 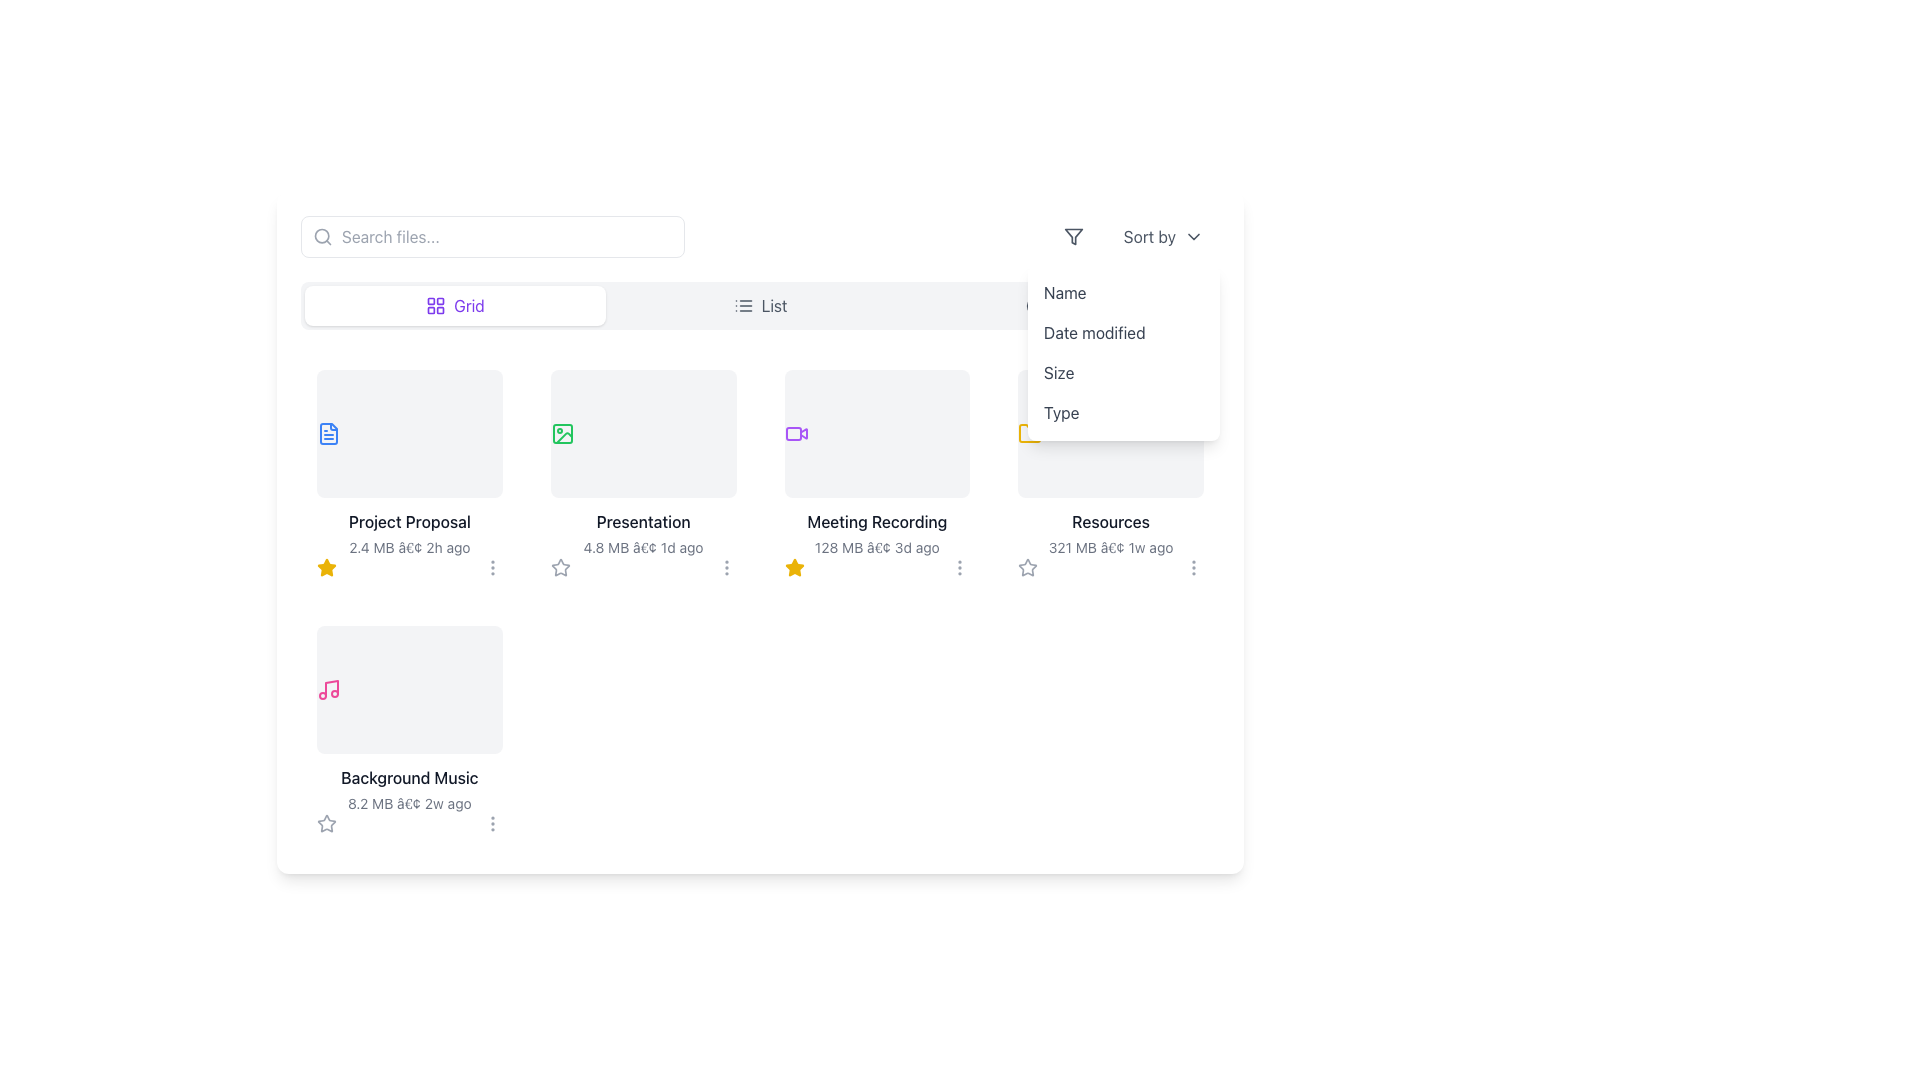 I want to click on the context menu icon located at the bottom right of the 'Background Music' section in the file list grid, which provides additional options for the associated file, so click(x=492, y=824).